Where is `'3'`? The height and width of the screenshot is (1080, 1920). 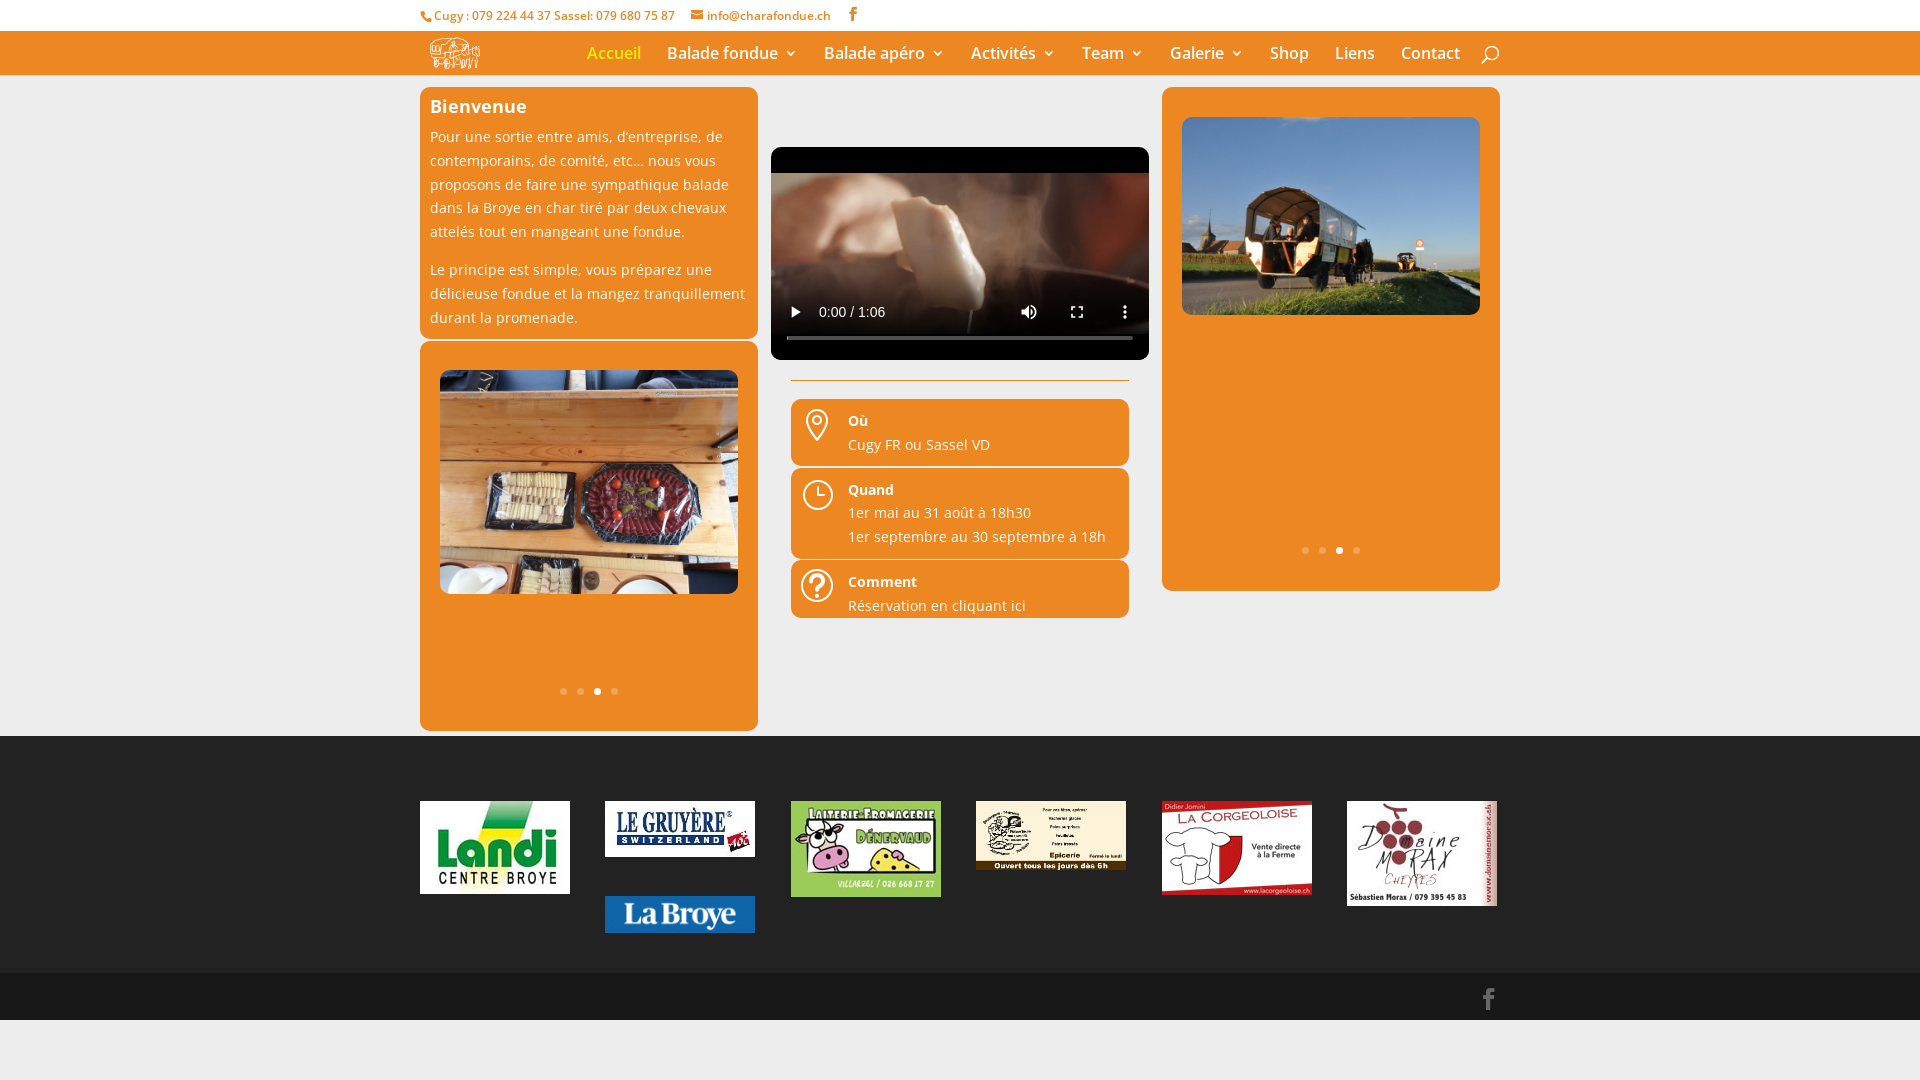
'3' is located at coordinates (596, 690).